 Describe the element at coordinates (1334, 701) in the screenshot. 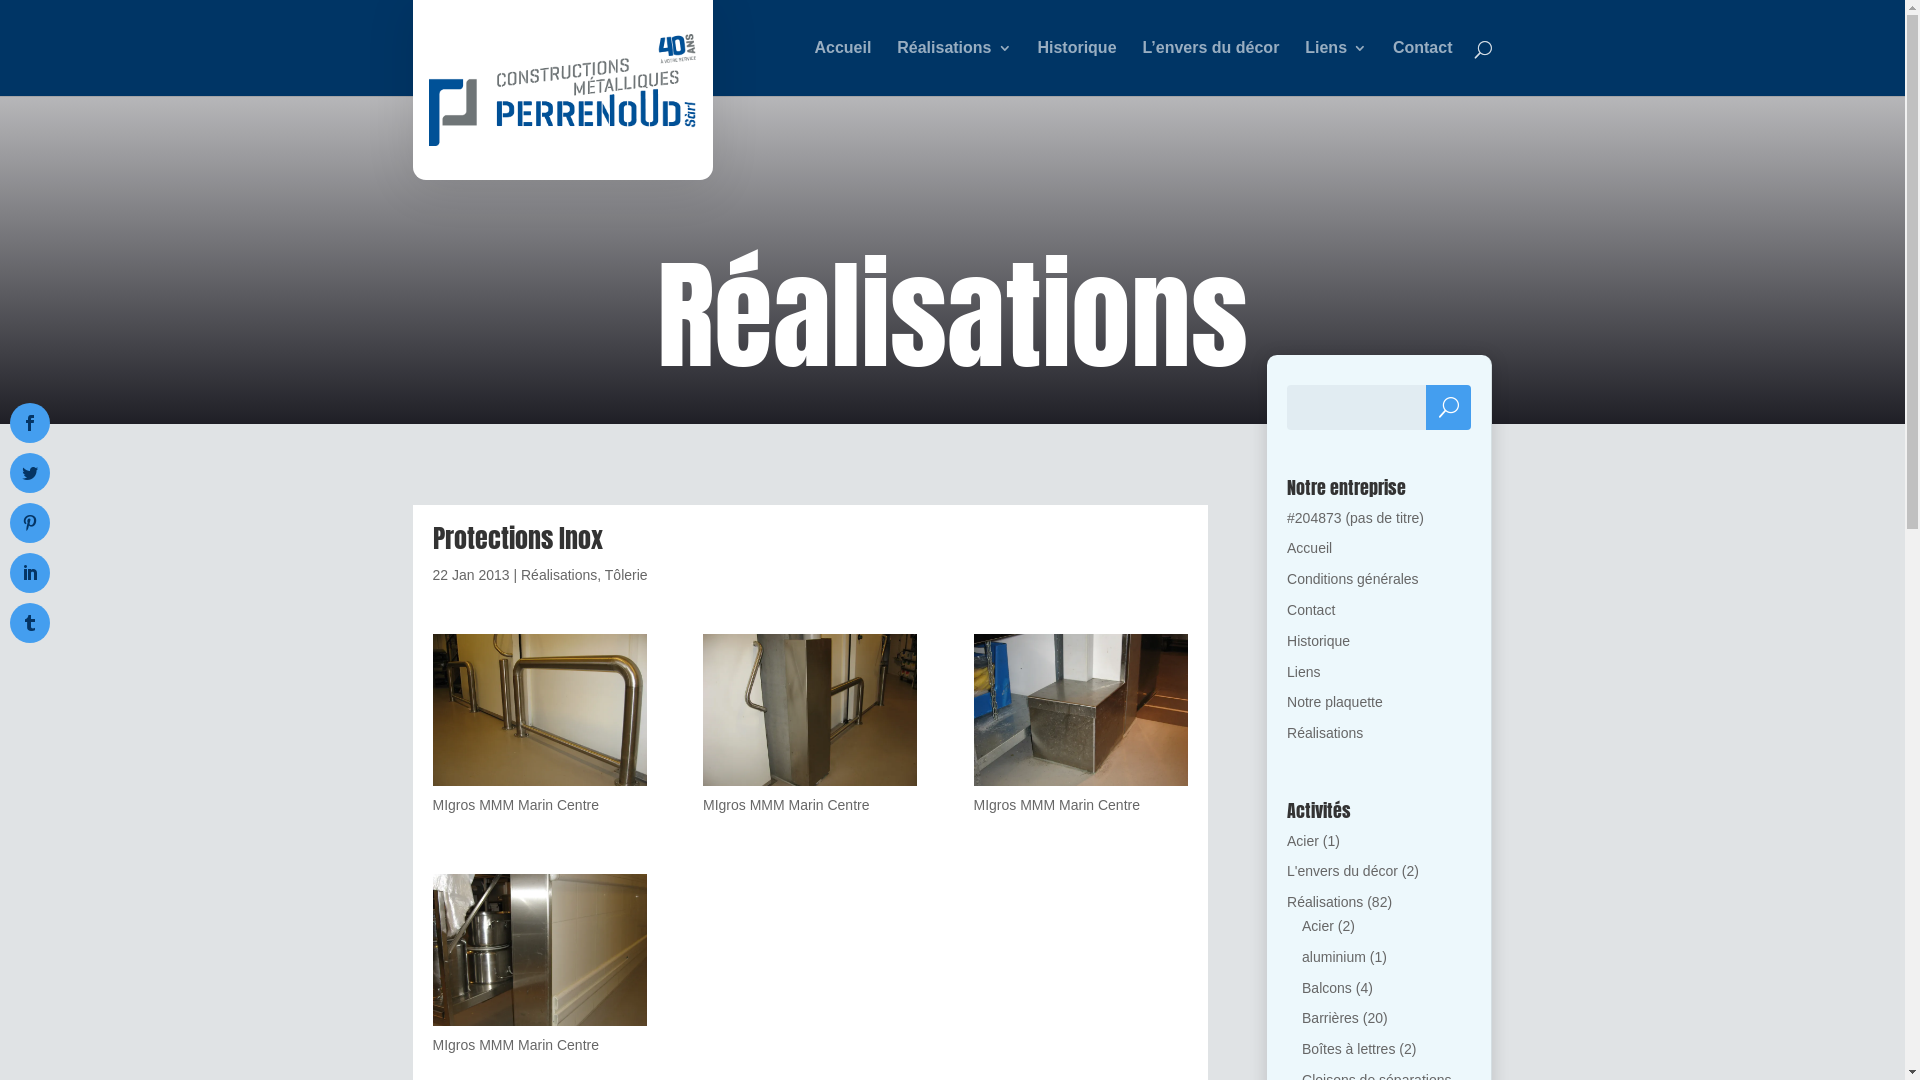

I see `'Notre plaquette'` at that location.